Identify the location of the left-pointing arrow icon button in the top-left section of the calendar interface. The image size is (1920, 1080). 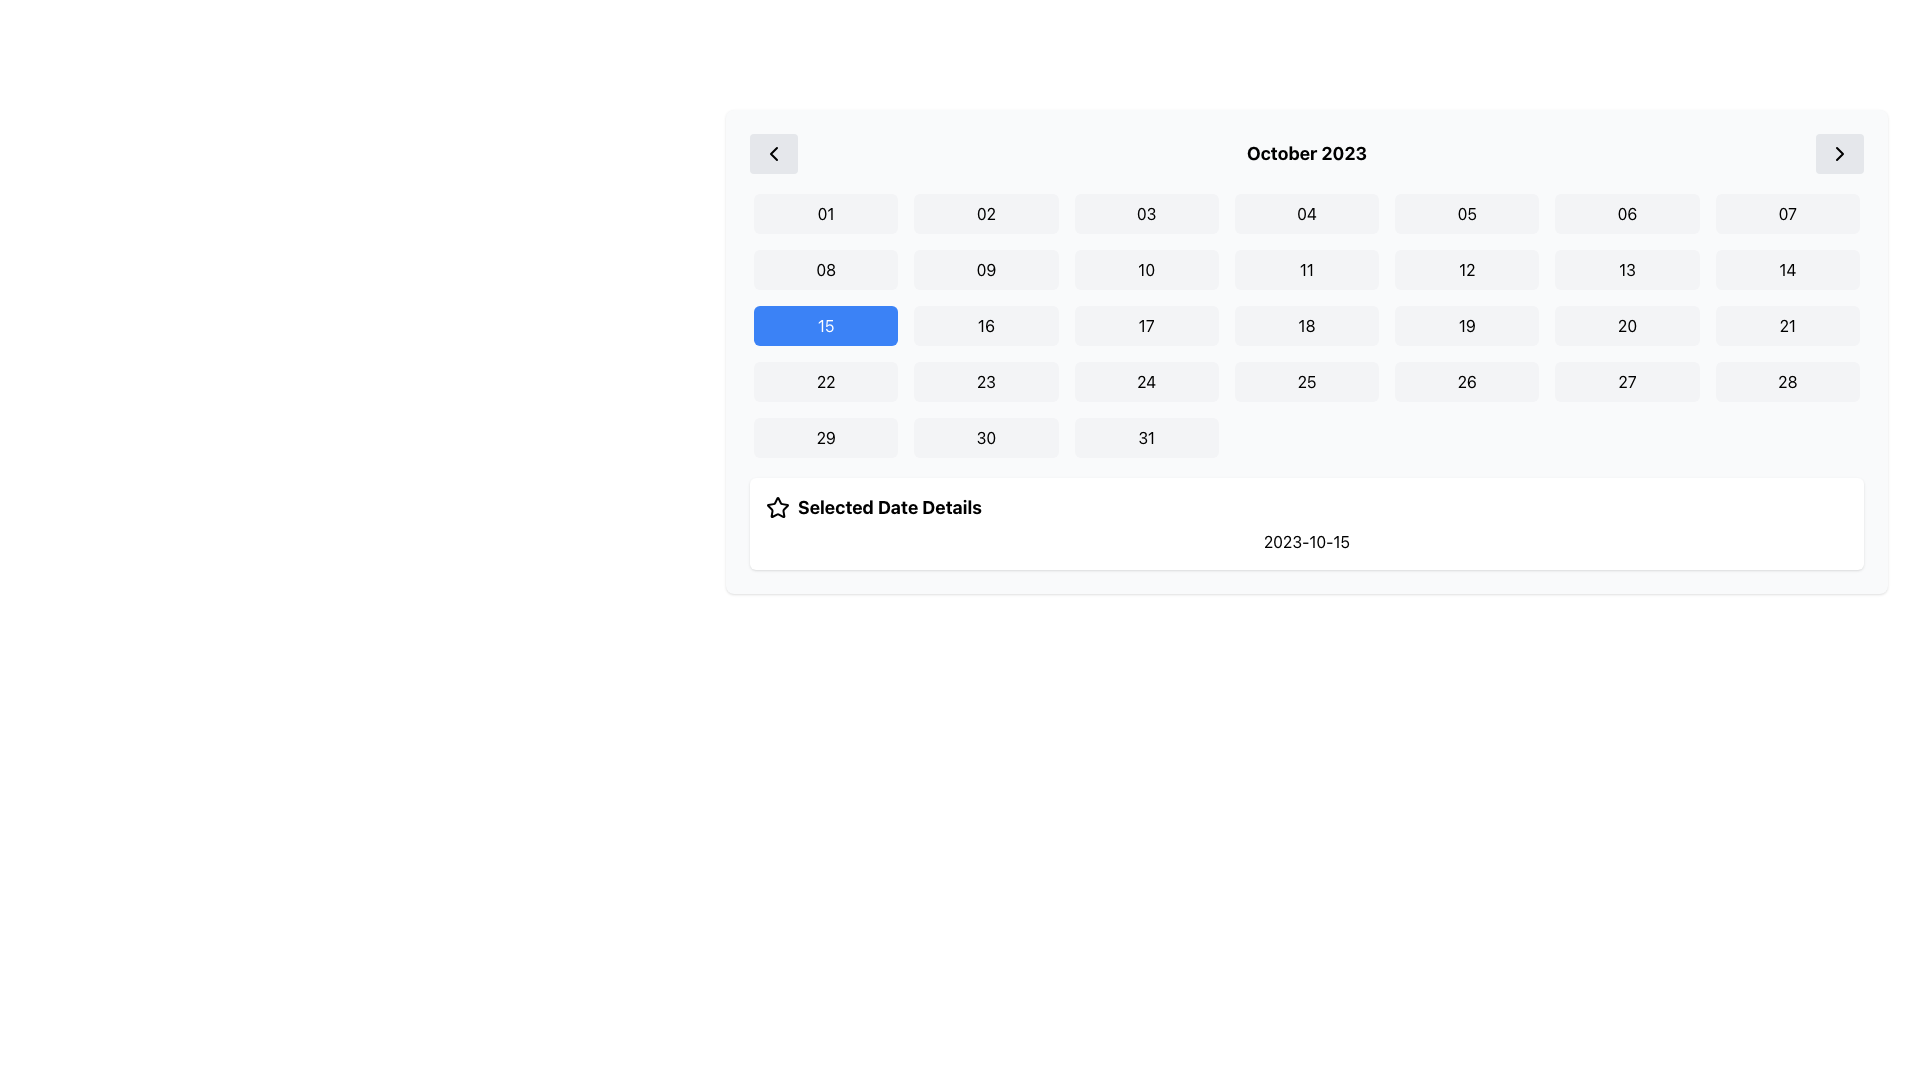
(772, 153).